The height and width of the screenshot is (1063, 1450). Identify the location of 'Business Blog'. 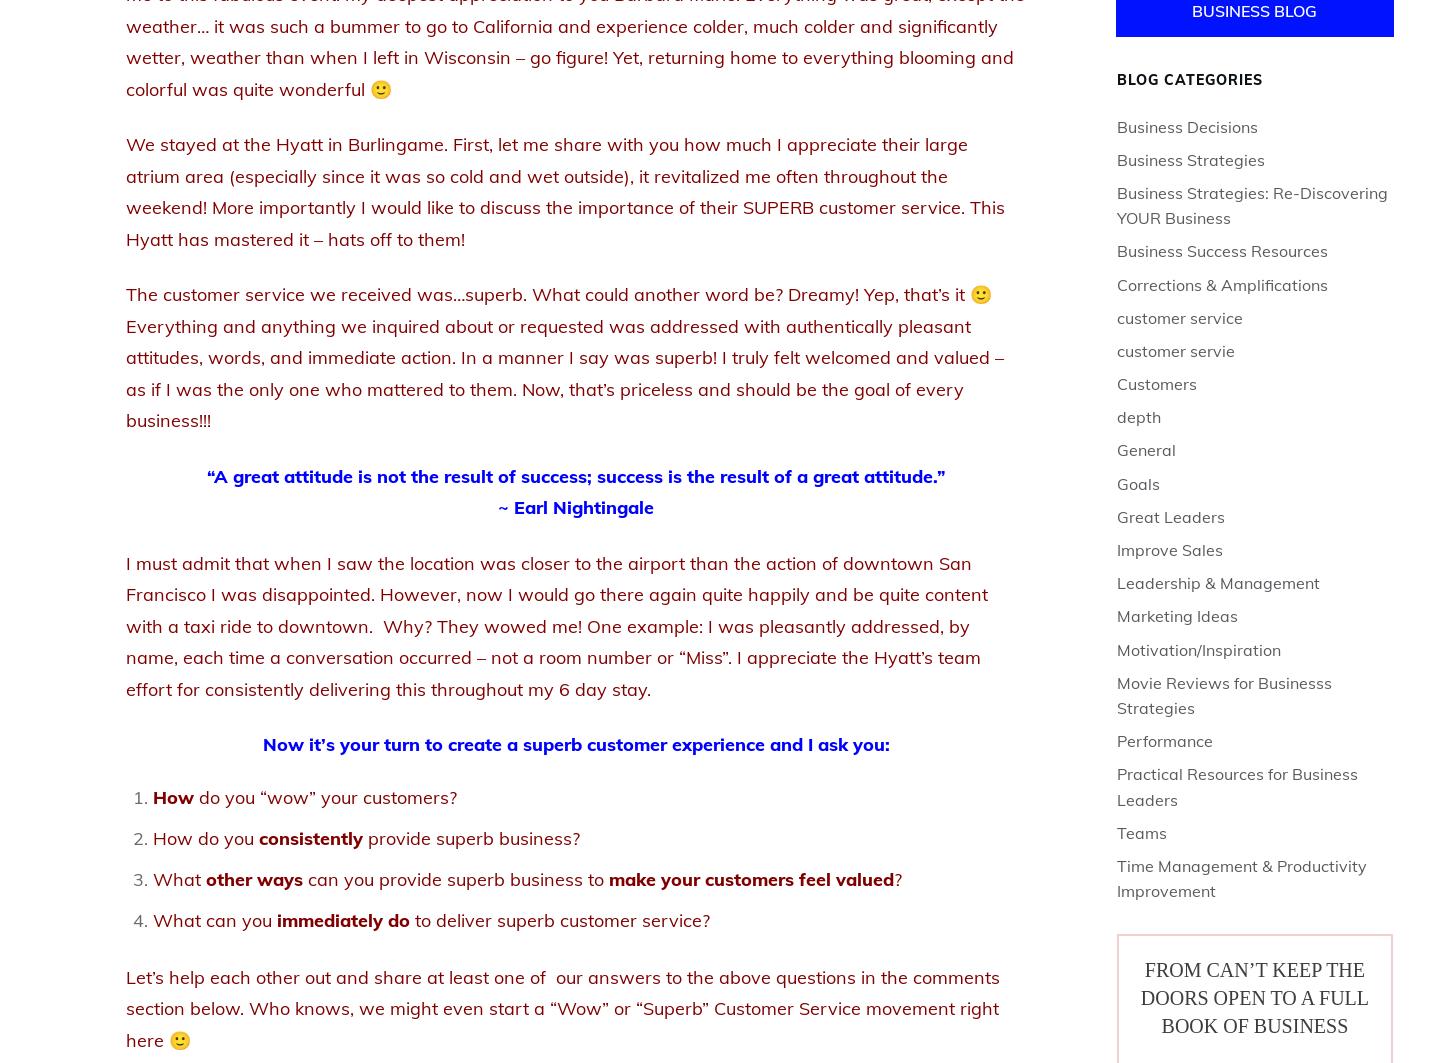
(1254, 10).